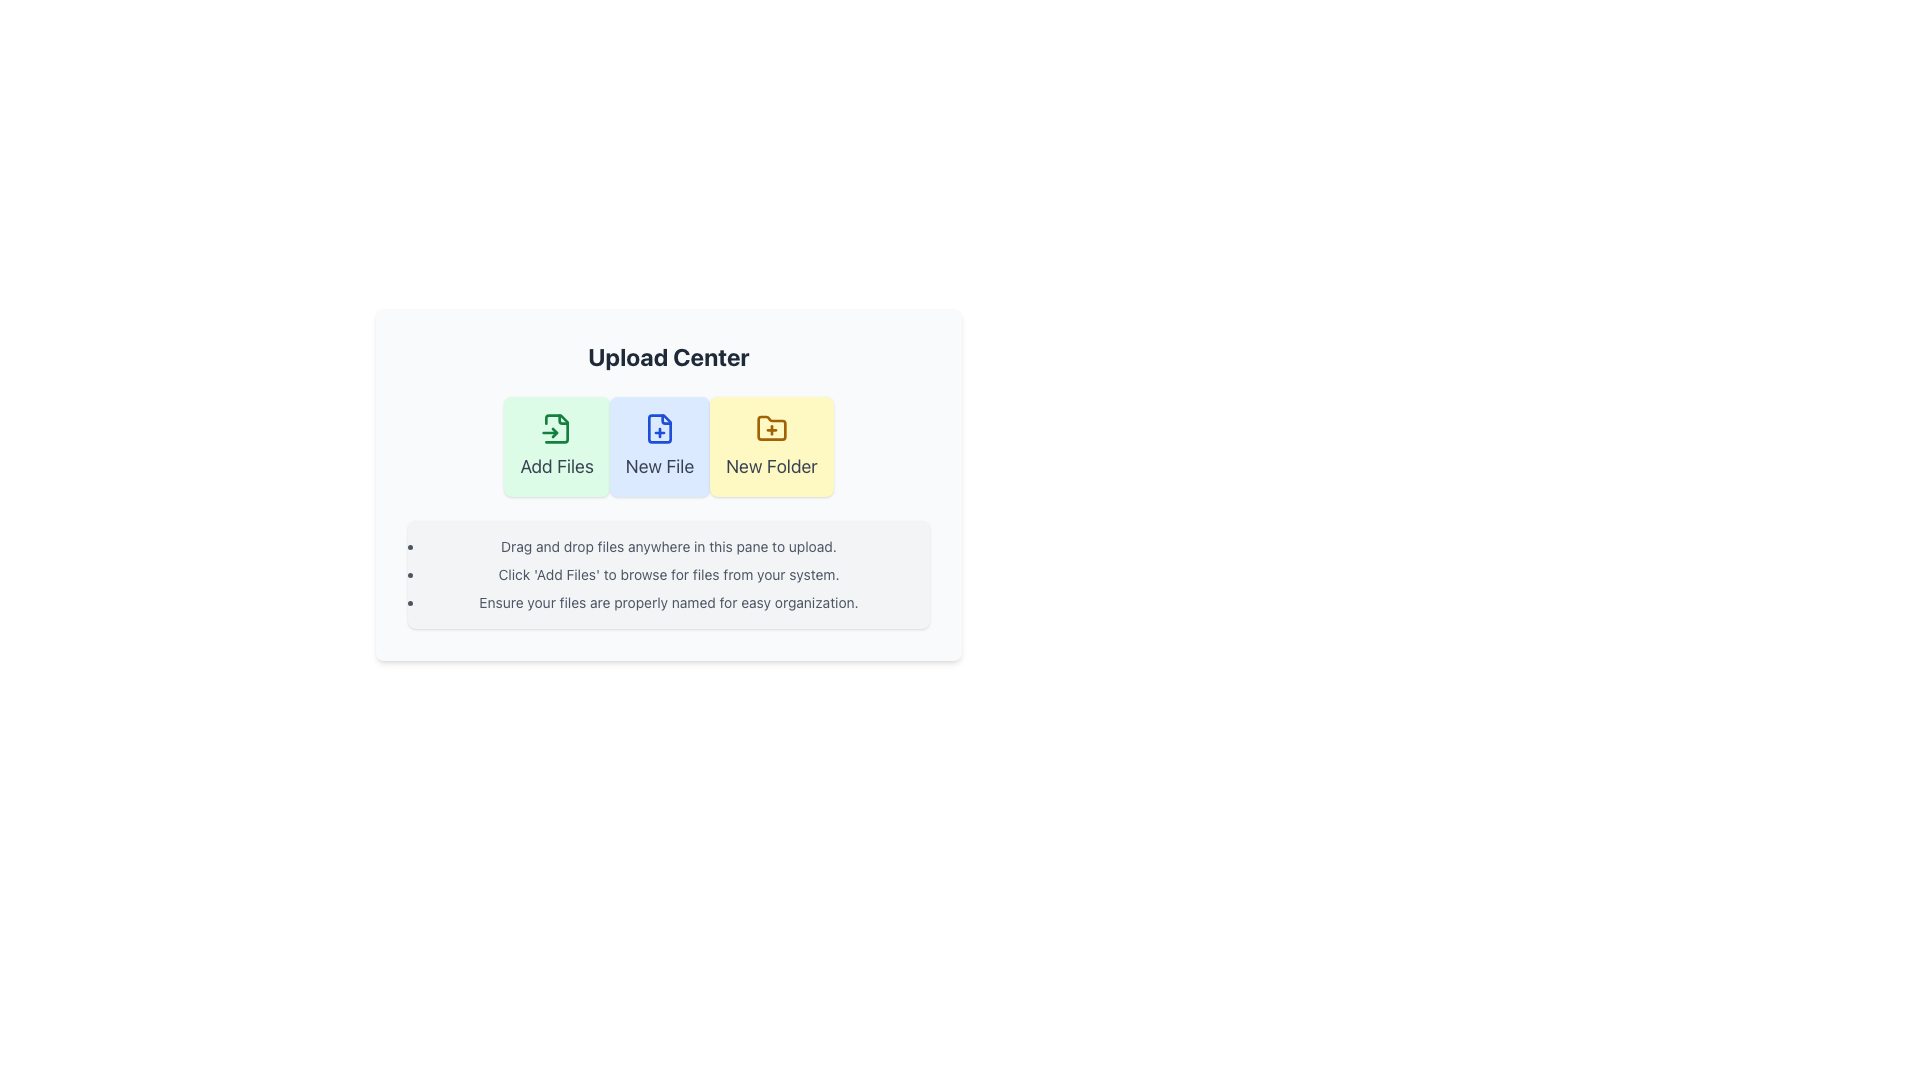 The image size is (1920, 1080). What do you see at coordinates (660, 466) in the screenshot?
I see `the 'New File' text label located below the 'Upload Center' header, which describes the functionality of creating a new file` at bounding box center [660, 466].